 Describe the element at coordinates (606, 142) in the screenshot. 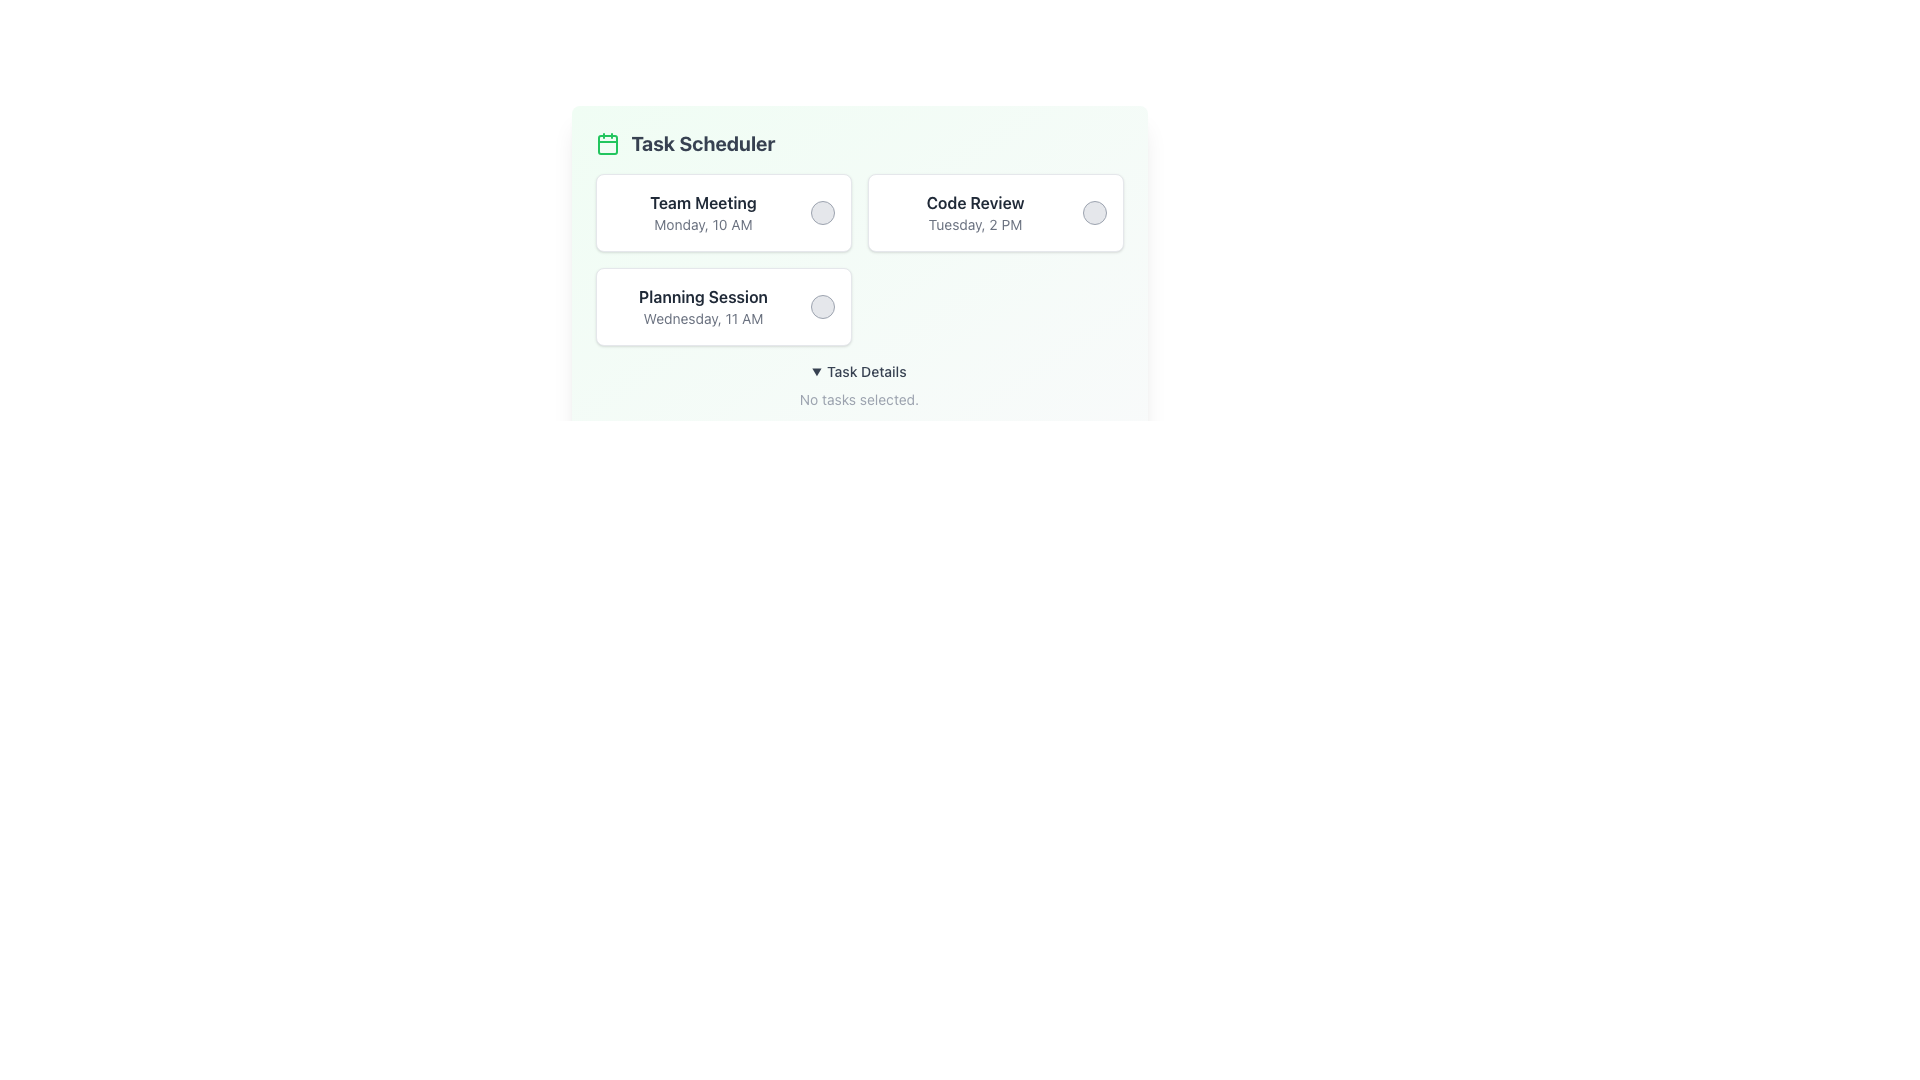

I see `the green calendar icon located to the left of the 'Task Scheduler' text` at that location.